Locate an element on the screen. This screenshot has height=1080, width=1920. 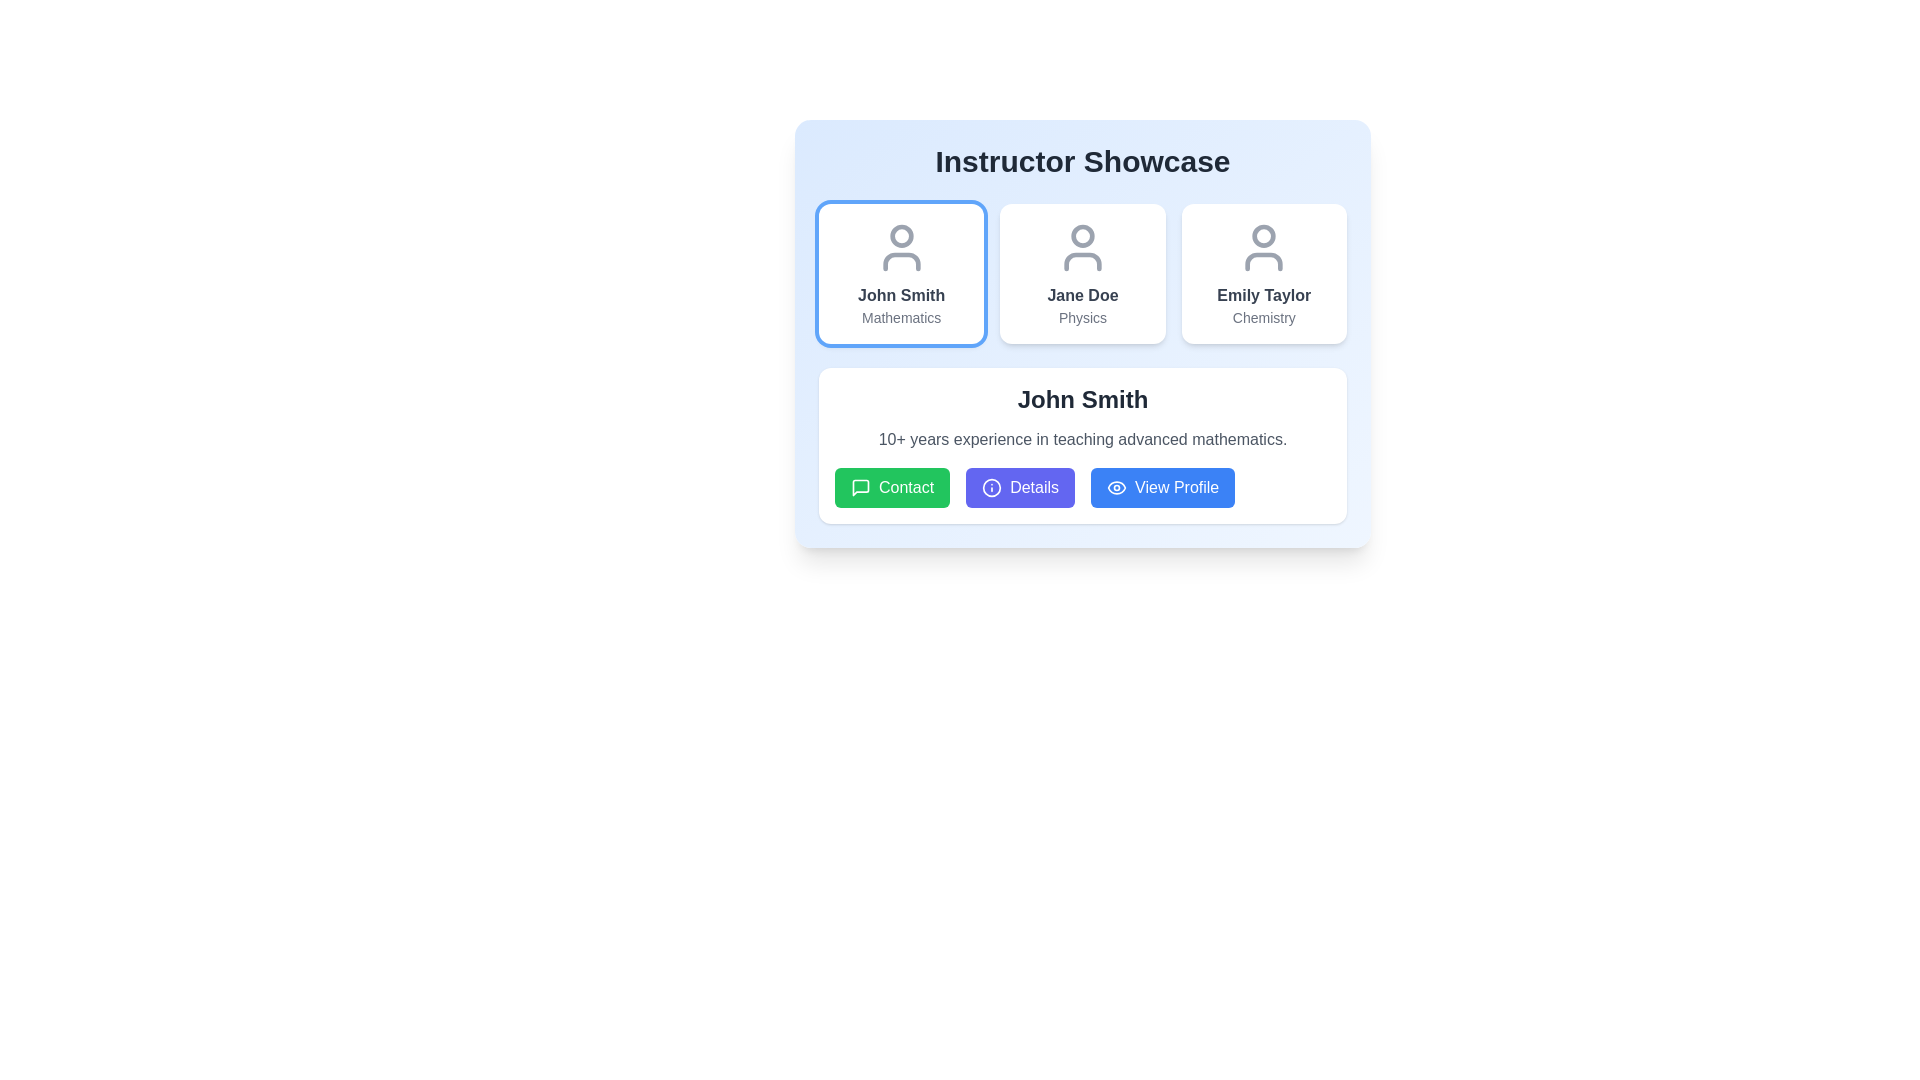
the Profile Card for instructor Jane Doe, which showcases her expertise in Physics, located in the middle column of the grid layout is located at coordinates (1082, 333).